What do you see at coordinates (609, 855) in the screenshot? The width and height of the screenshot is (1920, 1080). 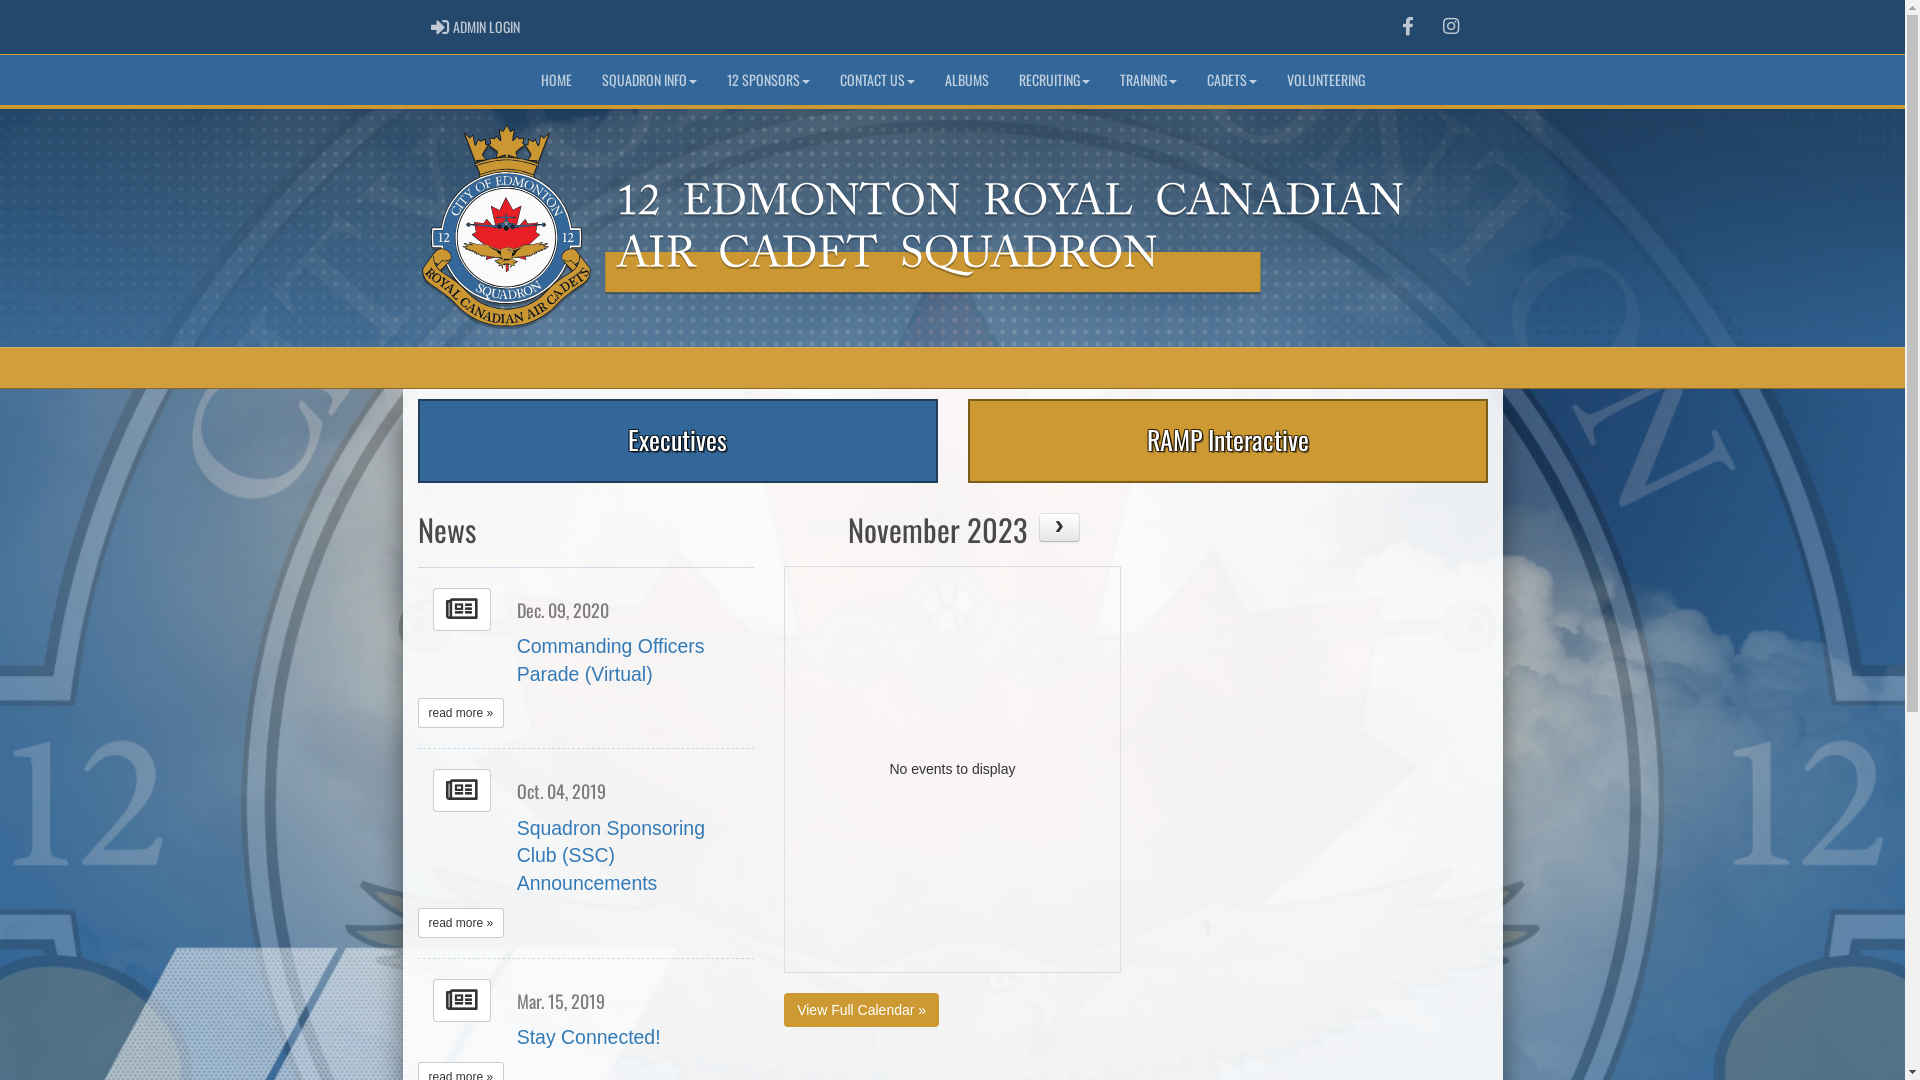 I see `'Squadron Sponsoring Club (SSC) Announcements'` at bounding box center [609, 855].